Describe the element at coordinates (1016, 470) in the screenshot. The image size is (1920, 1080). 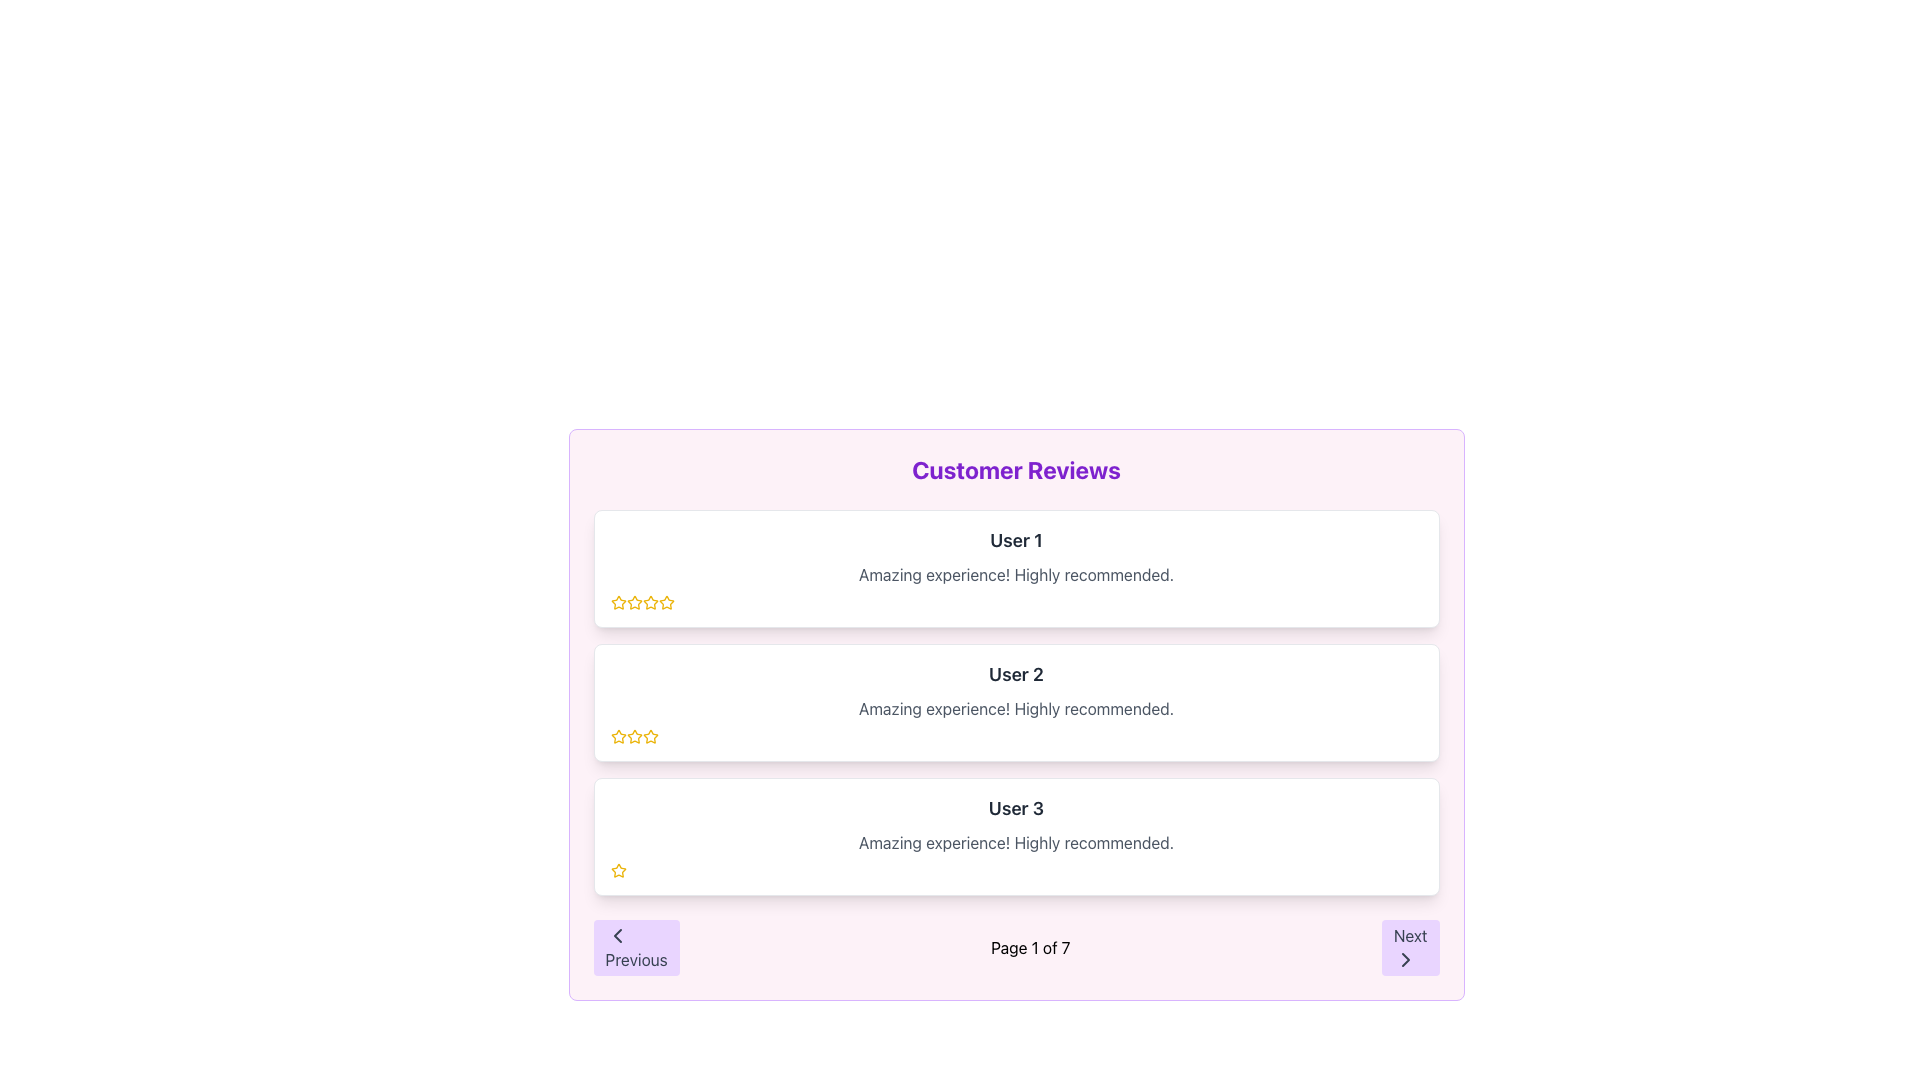
I see `the 'Customer Reviews' label, which is a bold, large purple text at the center-top of the review section` at that location.